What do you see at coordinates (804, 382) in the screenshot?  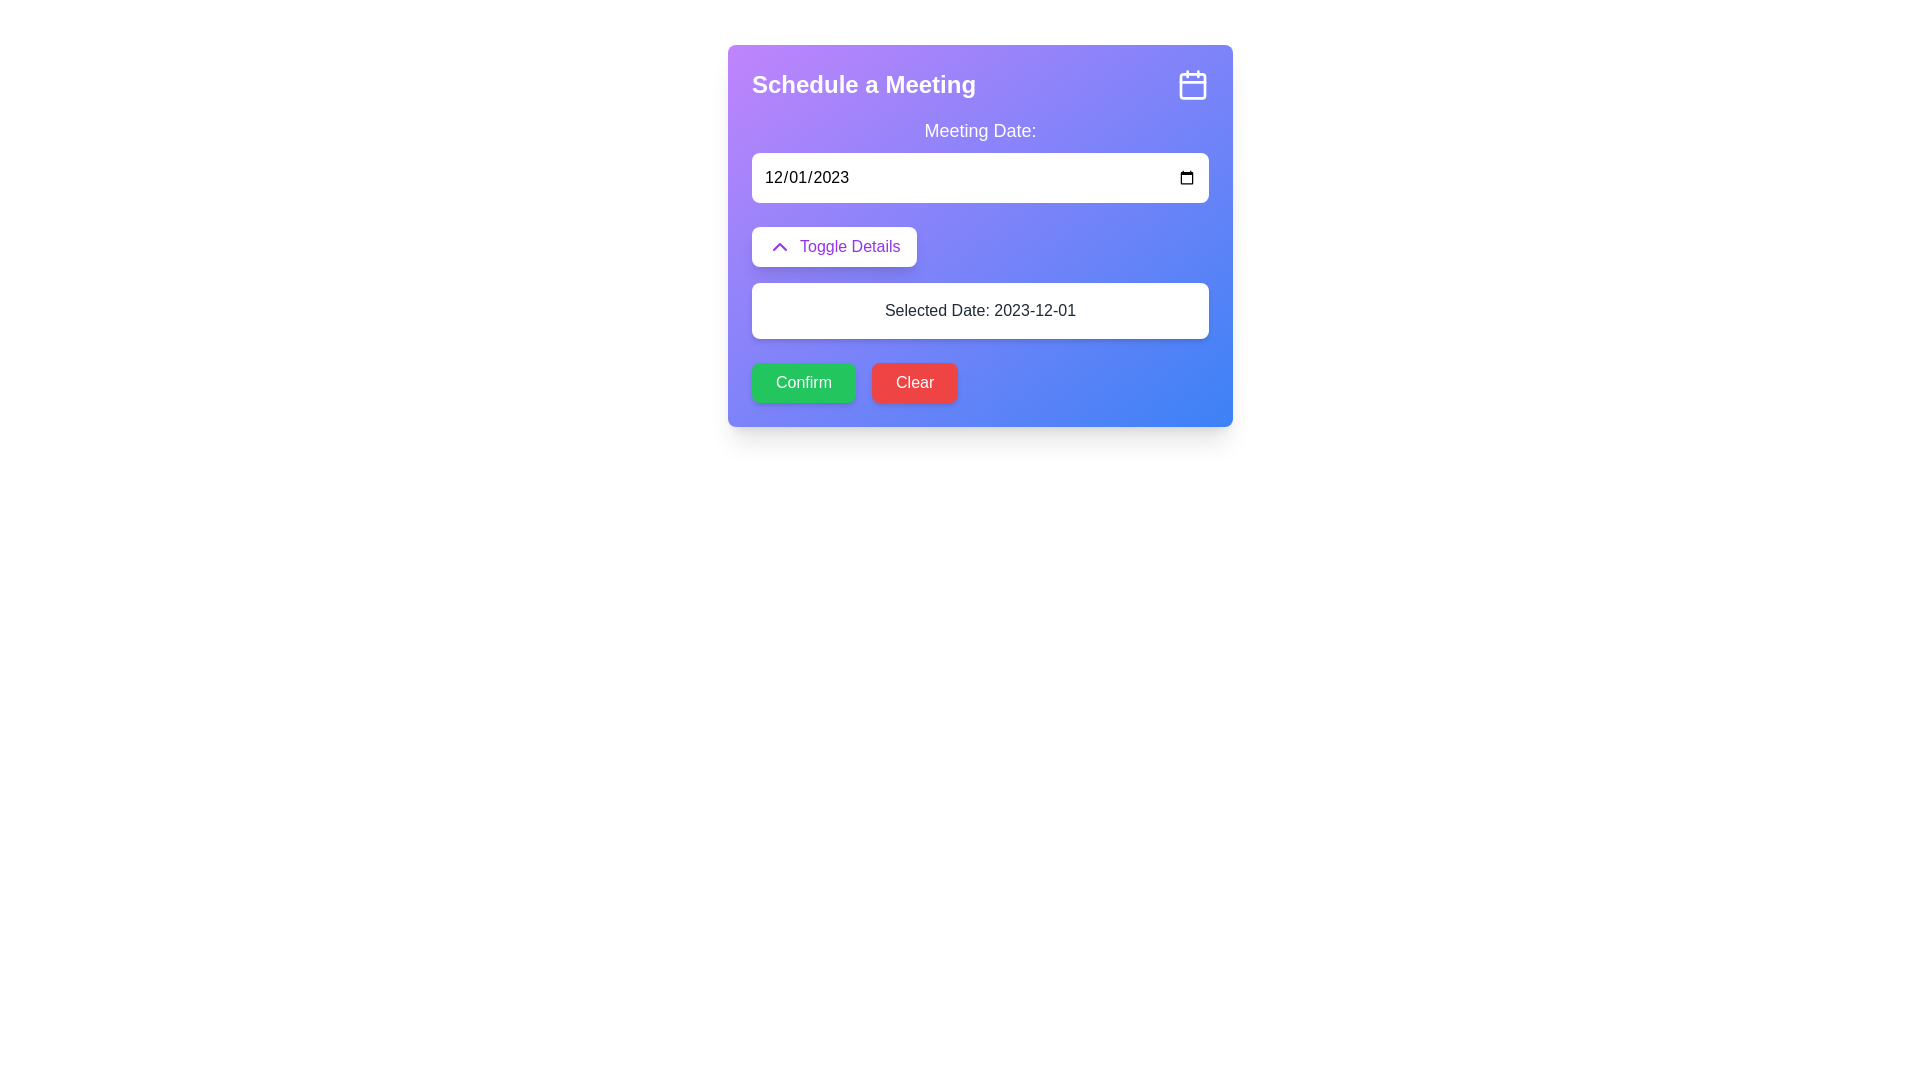 I see `the green rectangular 'Confirm' button to change its appearance, which features rounded corners and a drop shadow` at bounding box center [804, 382].